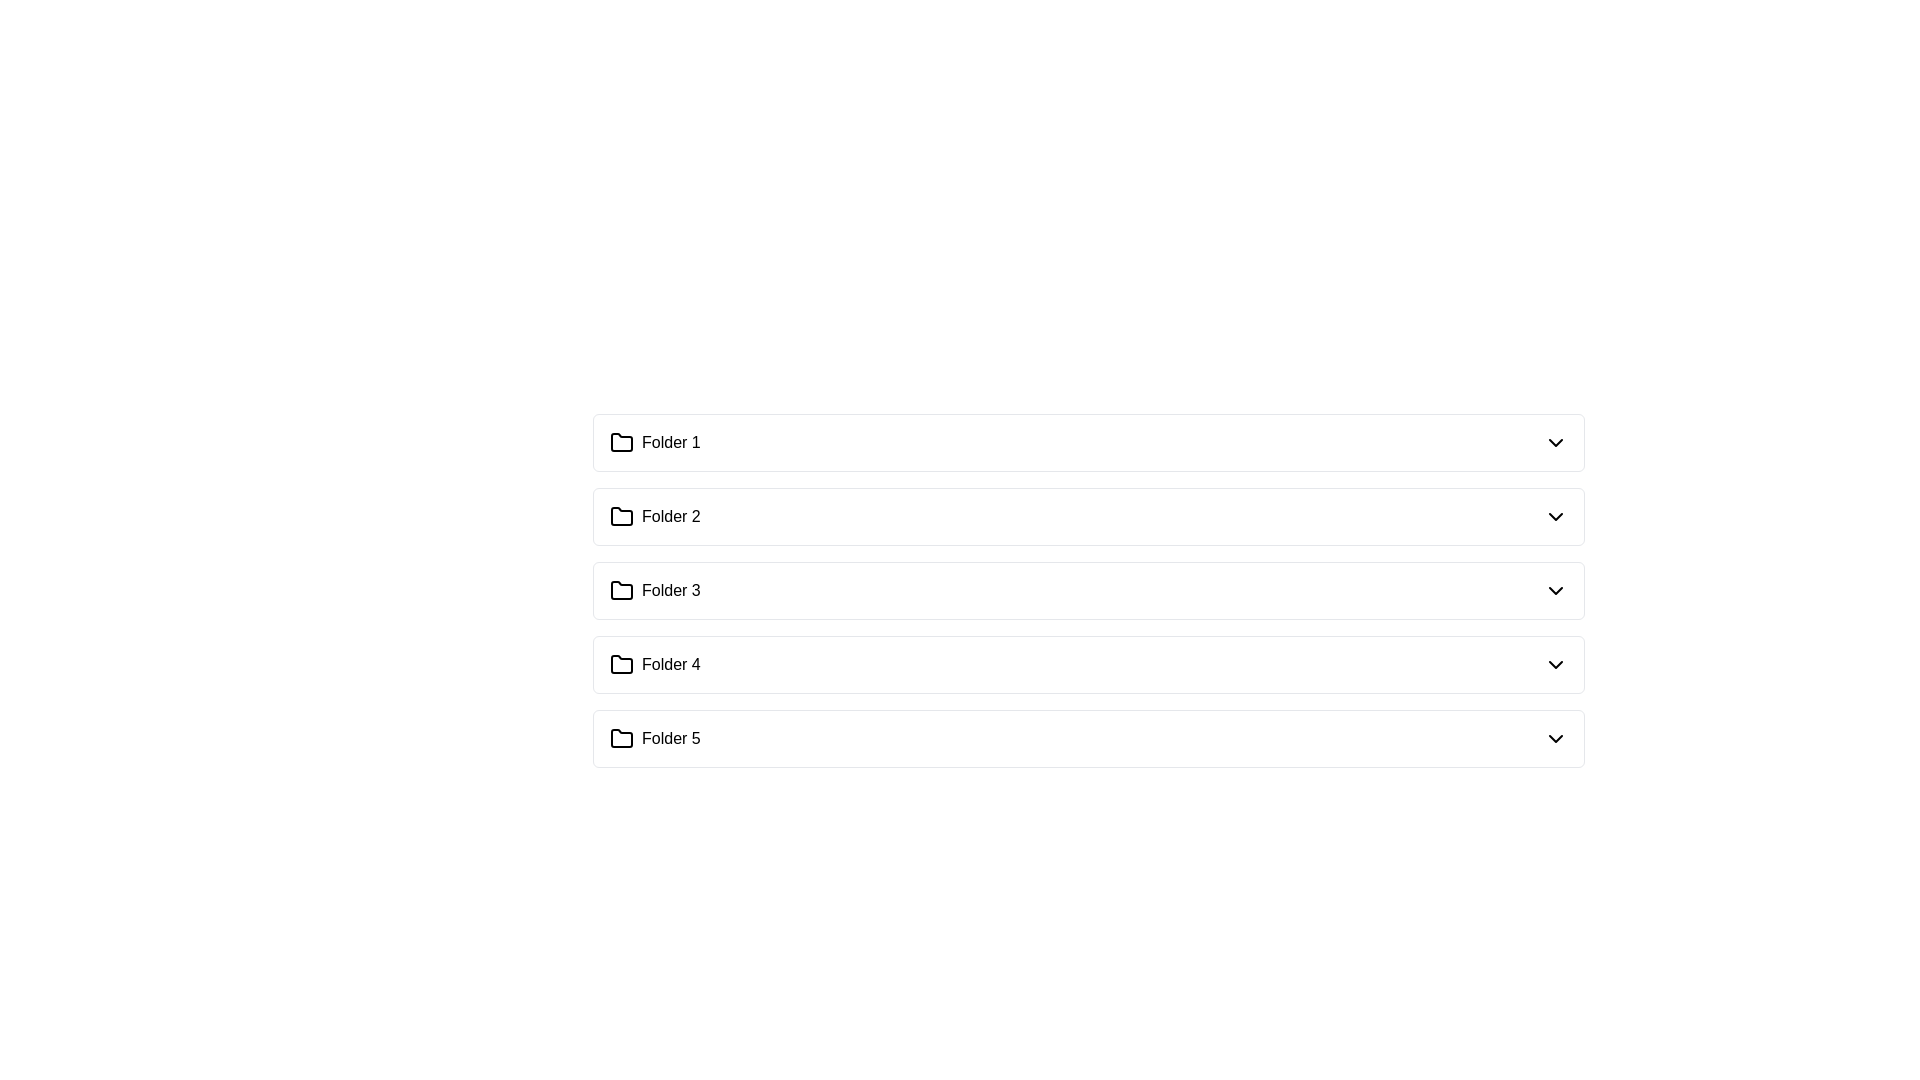 Image resolution: width=1920 pixels, height=1080 pixels. What do you see at coordinates (655, 664) in the screenshot?
I see `the fourth List Item labeled 'Folder 4', which features a small outlined folder icon on the left and is part of a vertical list of similar entries` at bounding box center [655, 664].